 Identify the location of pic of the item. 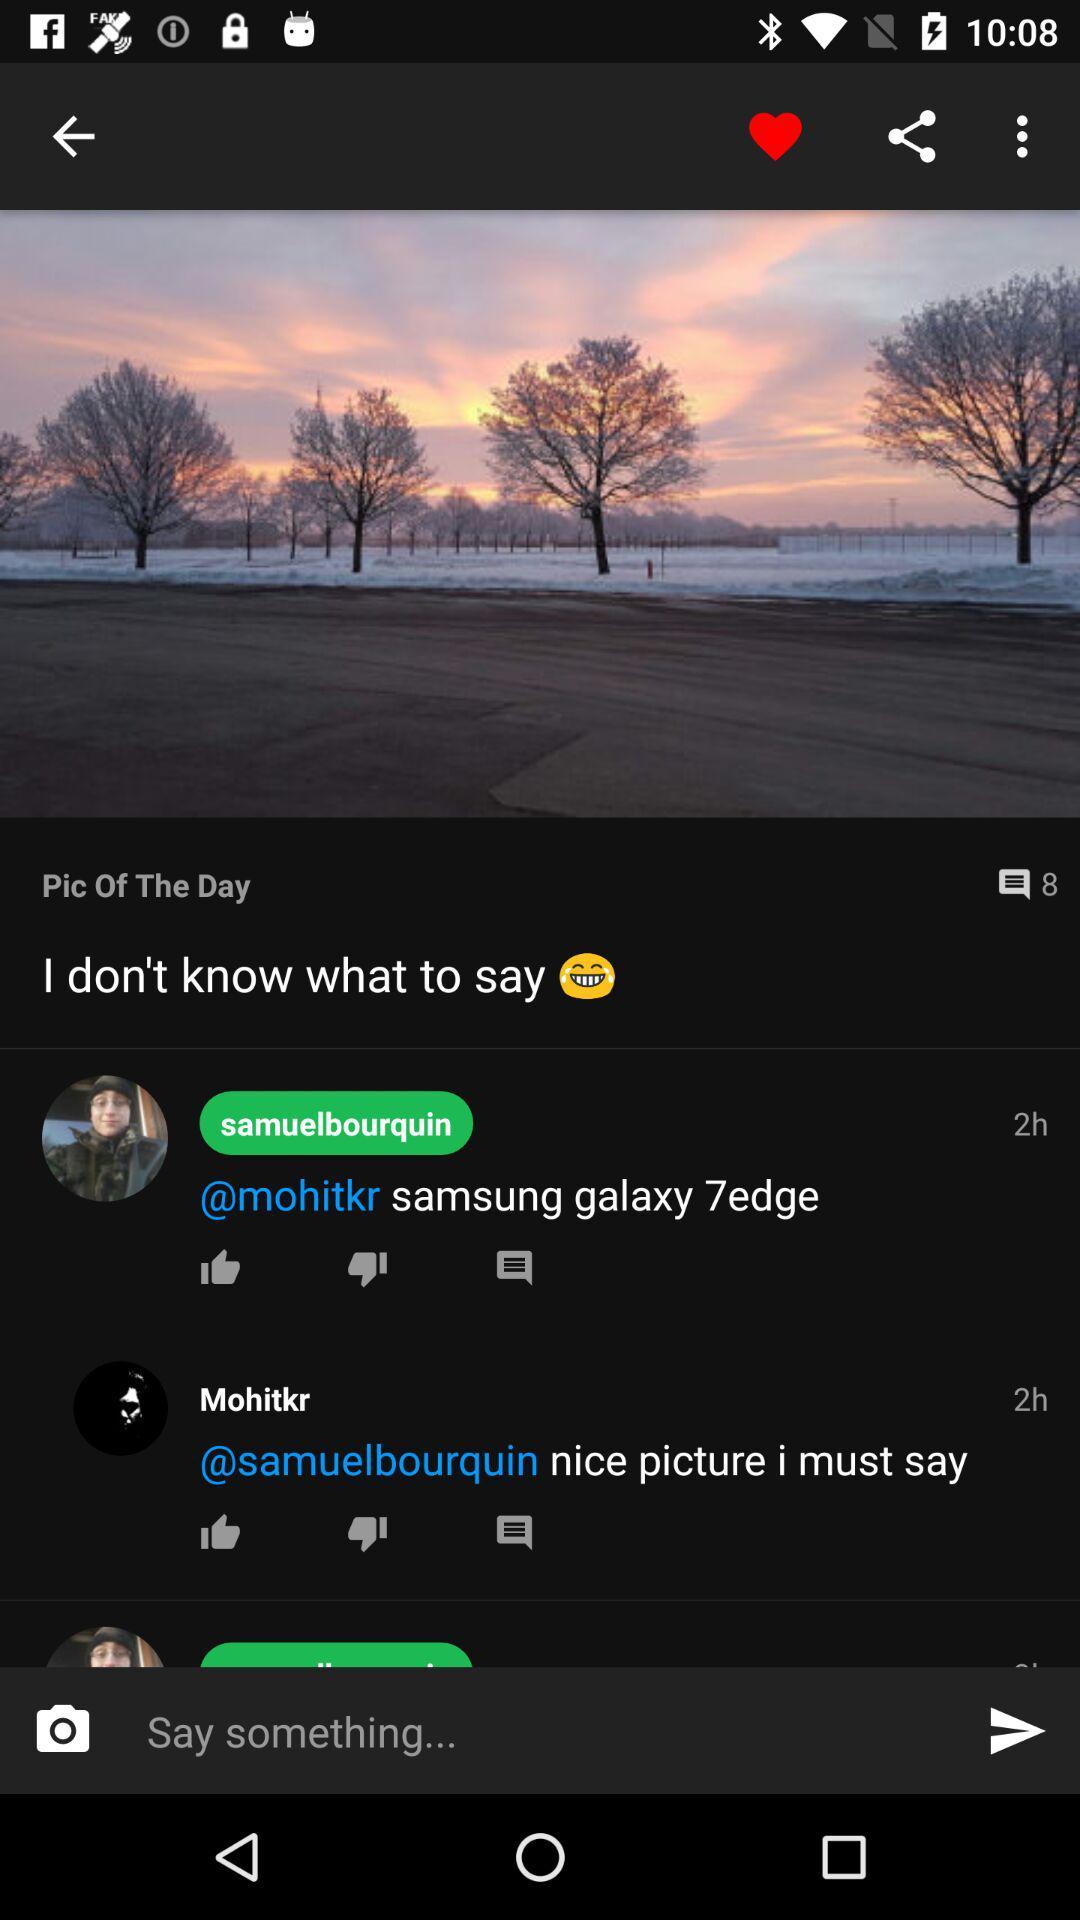
(510, 883).